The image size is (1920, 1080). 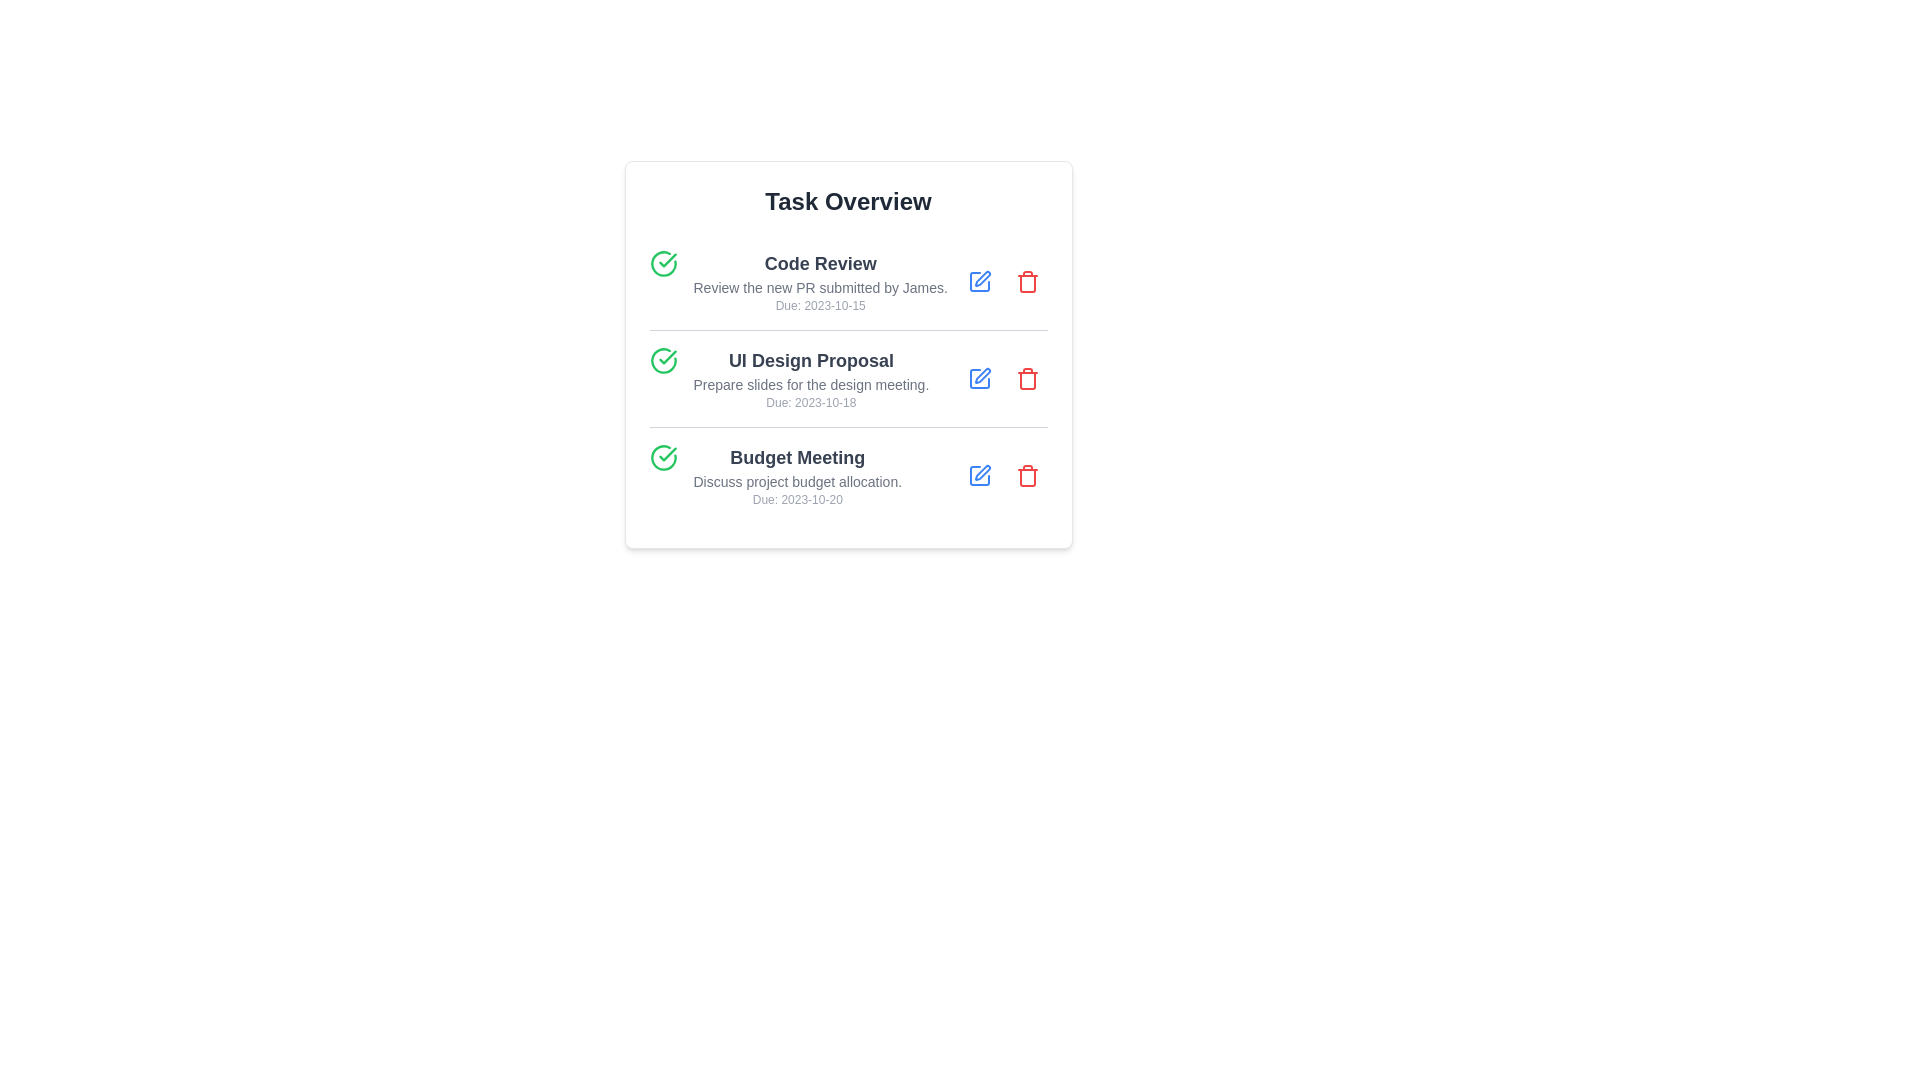 What do you see at coordinates (979, 475) in the screenshot?
I see `edit button for the task titled 'Budget Meeting'` at bounding box center [979, 475].